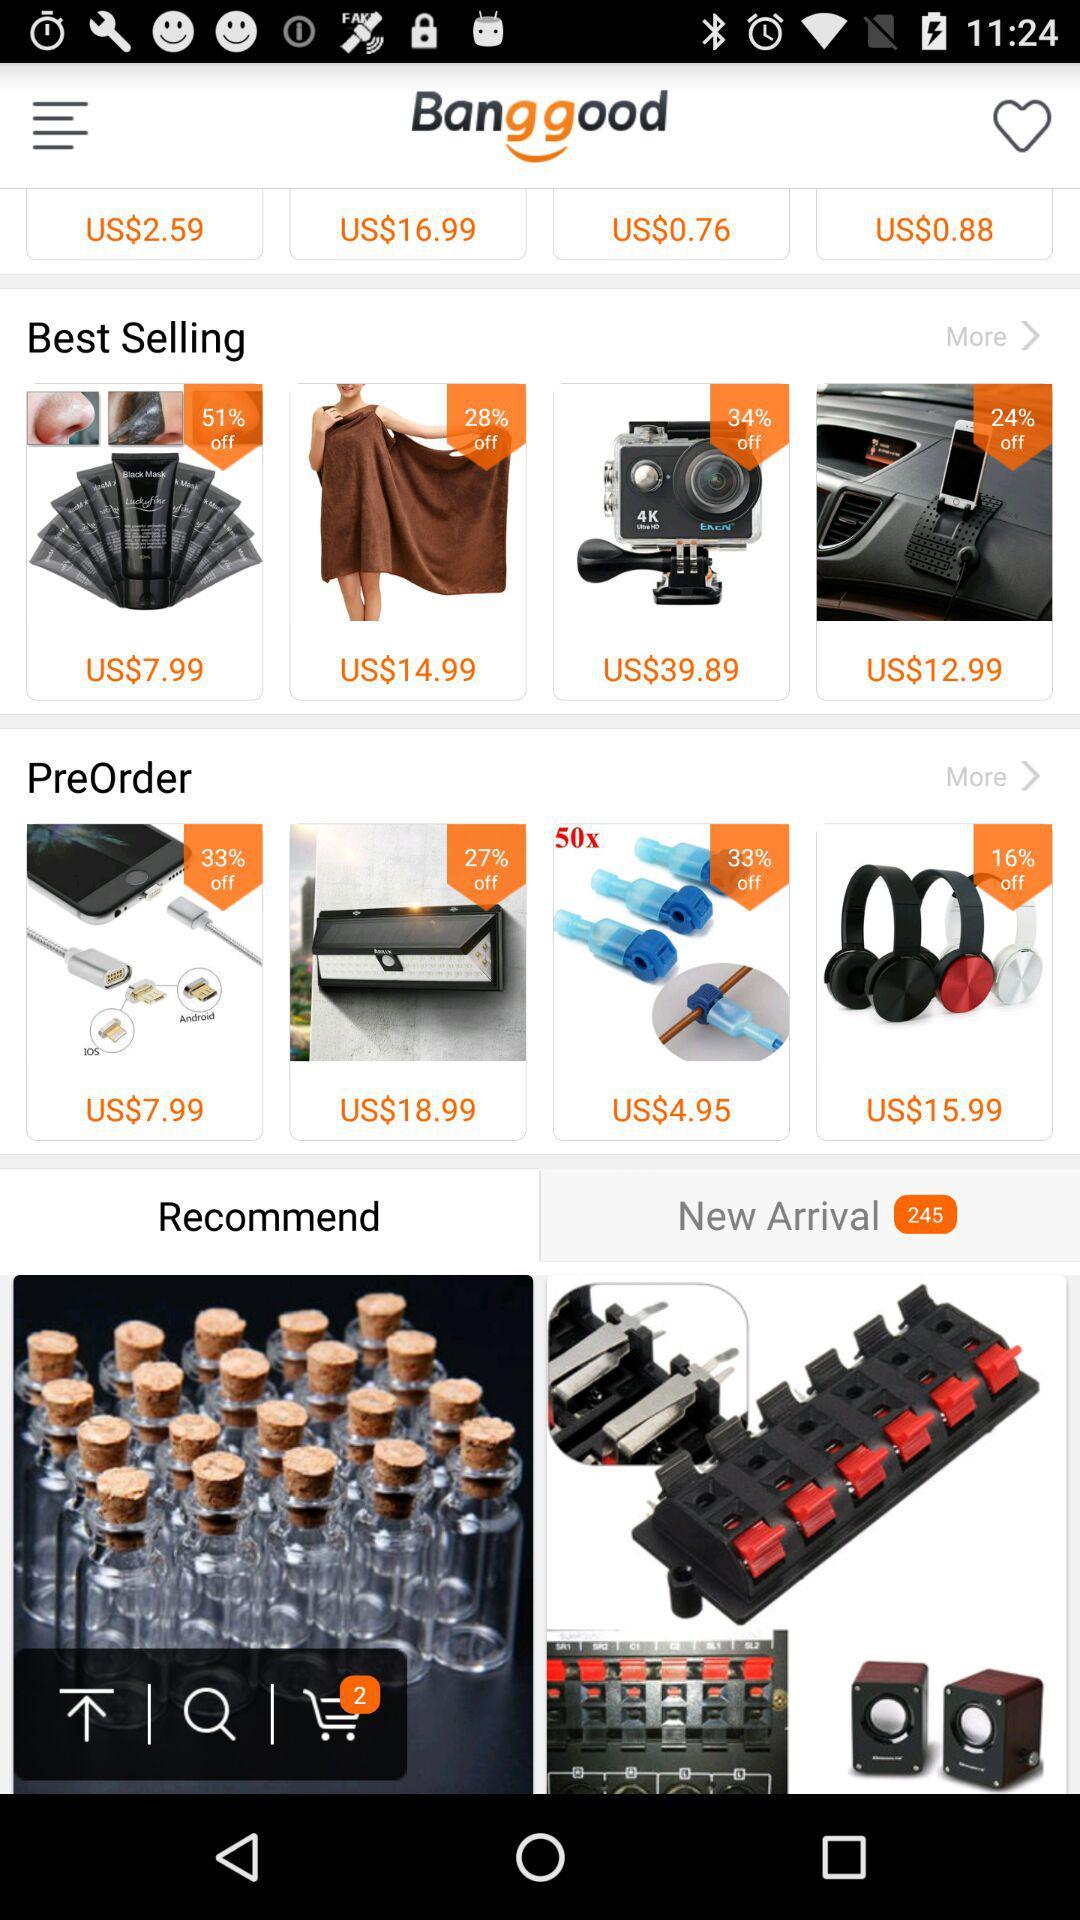 This screenshot has width=1080, height=1920. I want to click on like option, so click(1022, 124).